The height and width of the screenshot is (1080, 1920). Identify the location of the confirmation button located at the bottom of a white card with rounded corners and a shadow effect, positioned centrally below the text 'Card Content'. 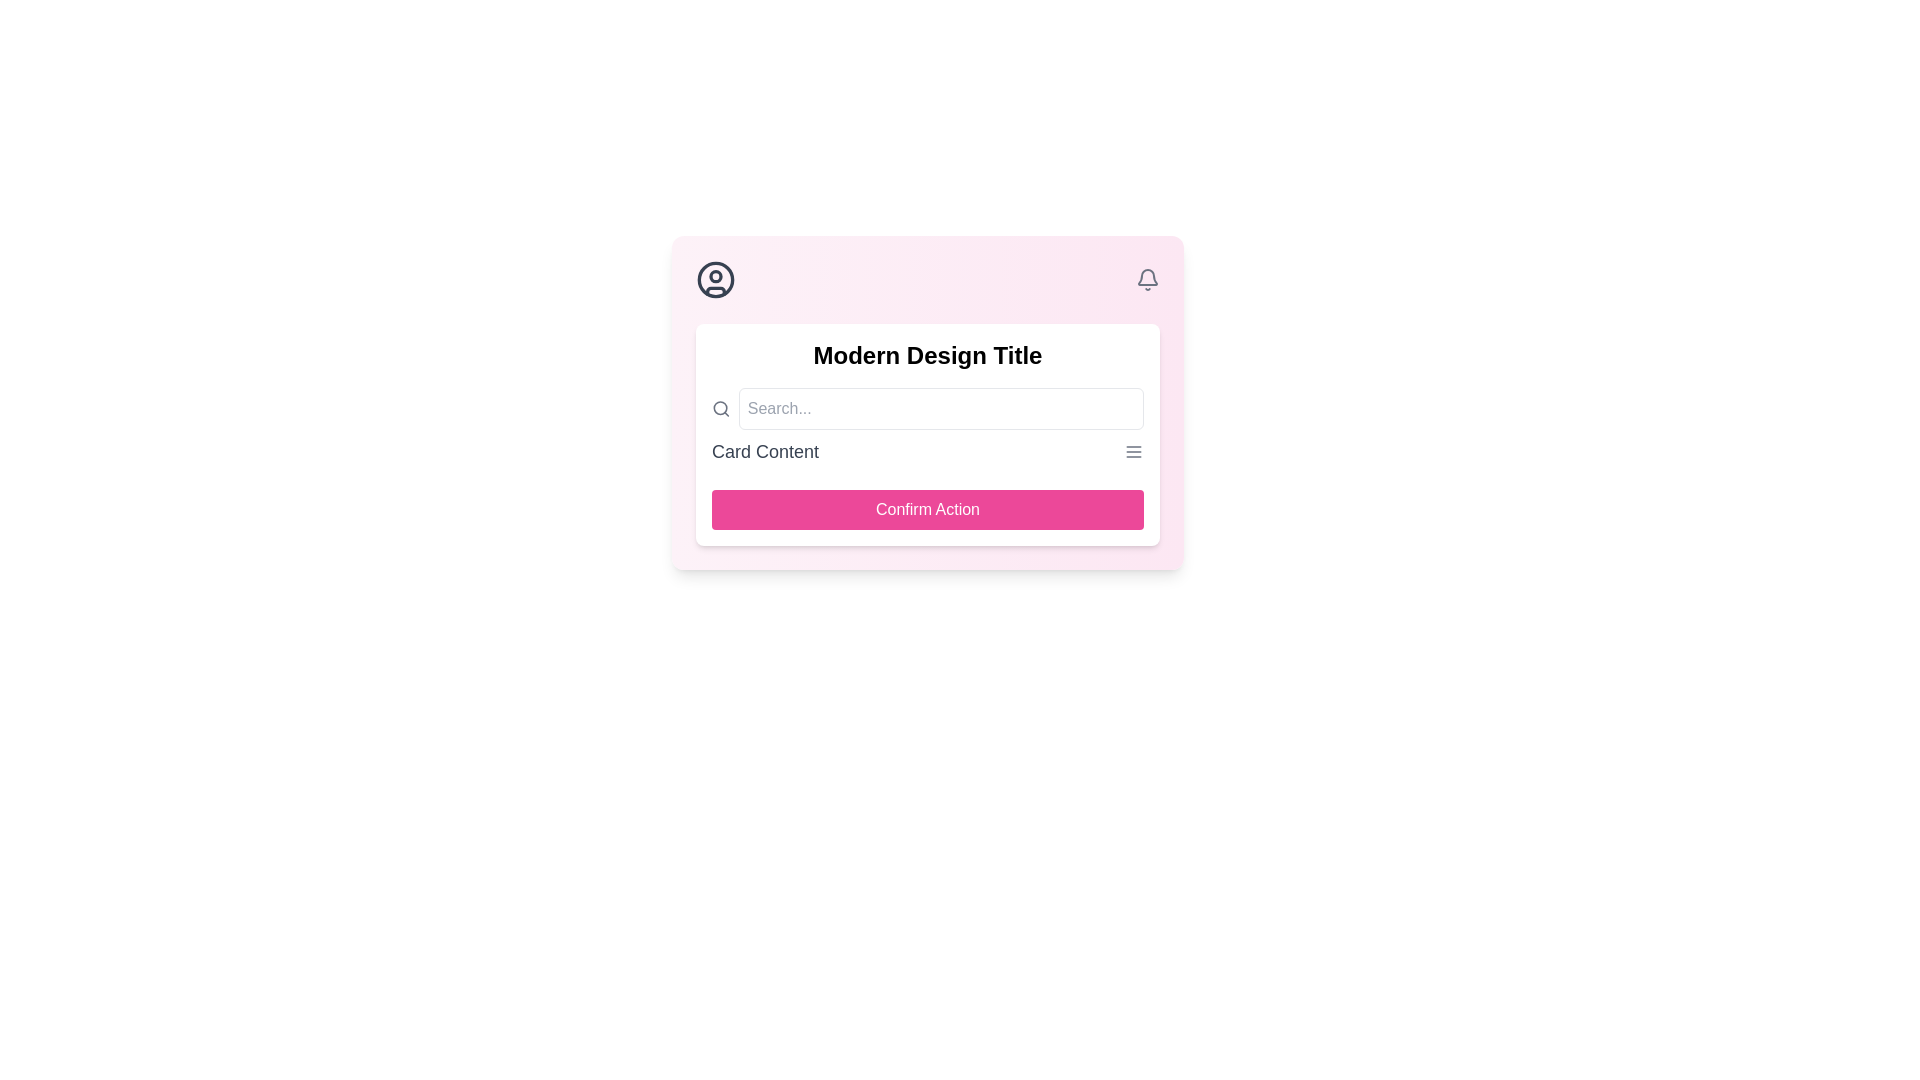
(926, 508).